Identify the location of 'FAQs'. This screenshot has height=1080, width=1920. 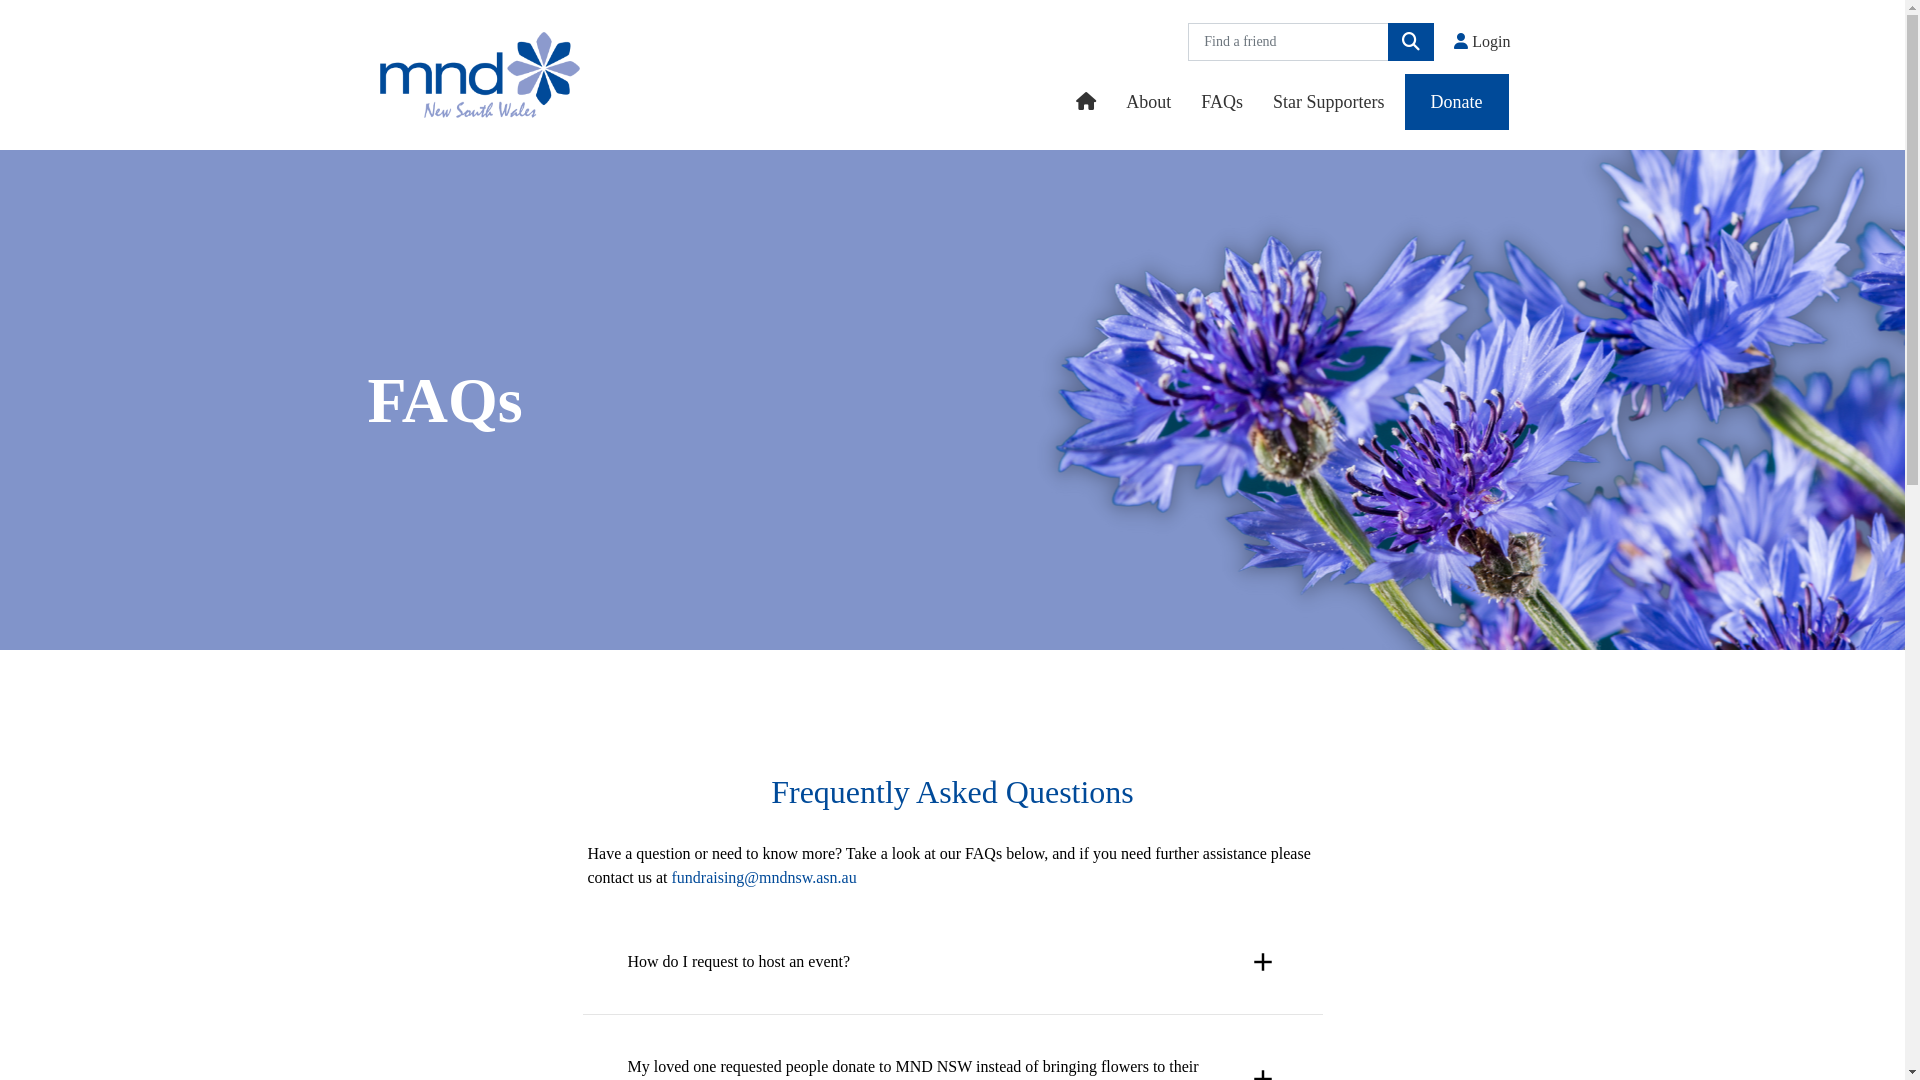
(1221, 101).